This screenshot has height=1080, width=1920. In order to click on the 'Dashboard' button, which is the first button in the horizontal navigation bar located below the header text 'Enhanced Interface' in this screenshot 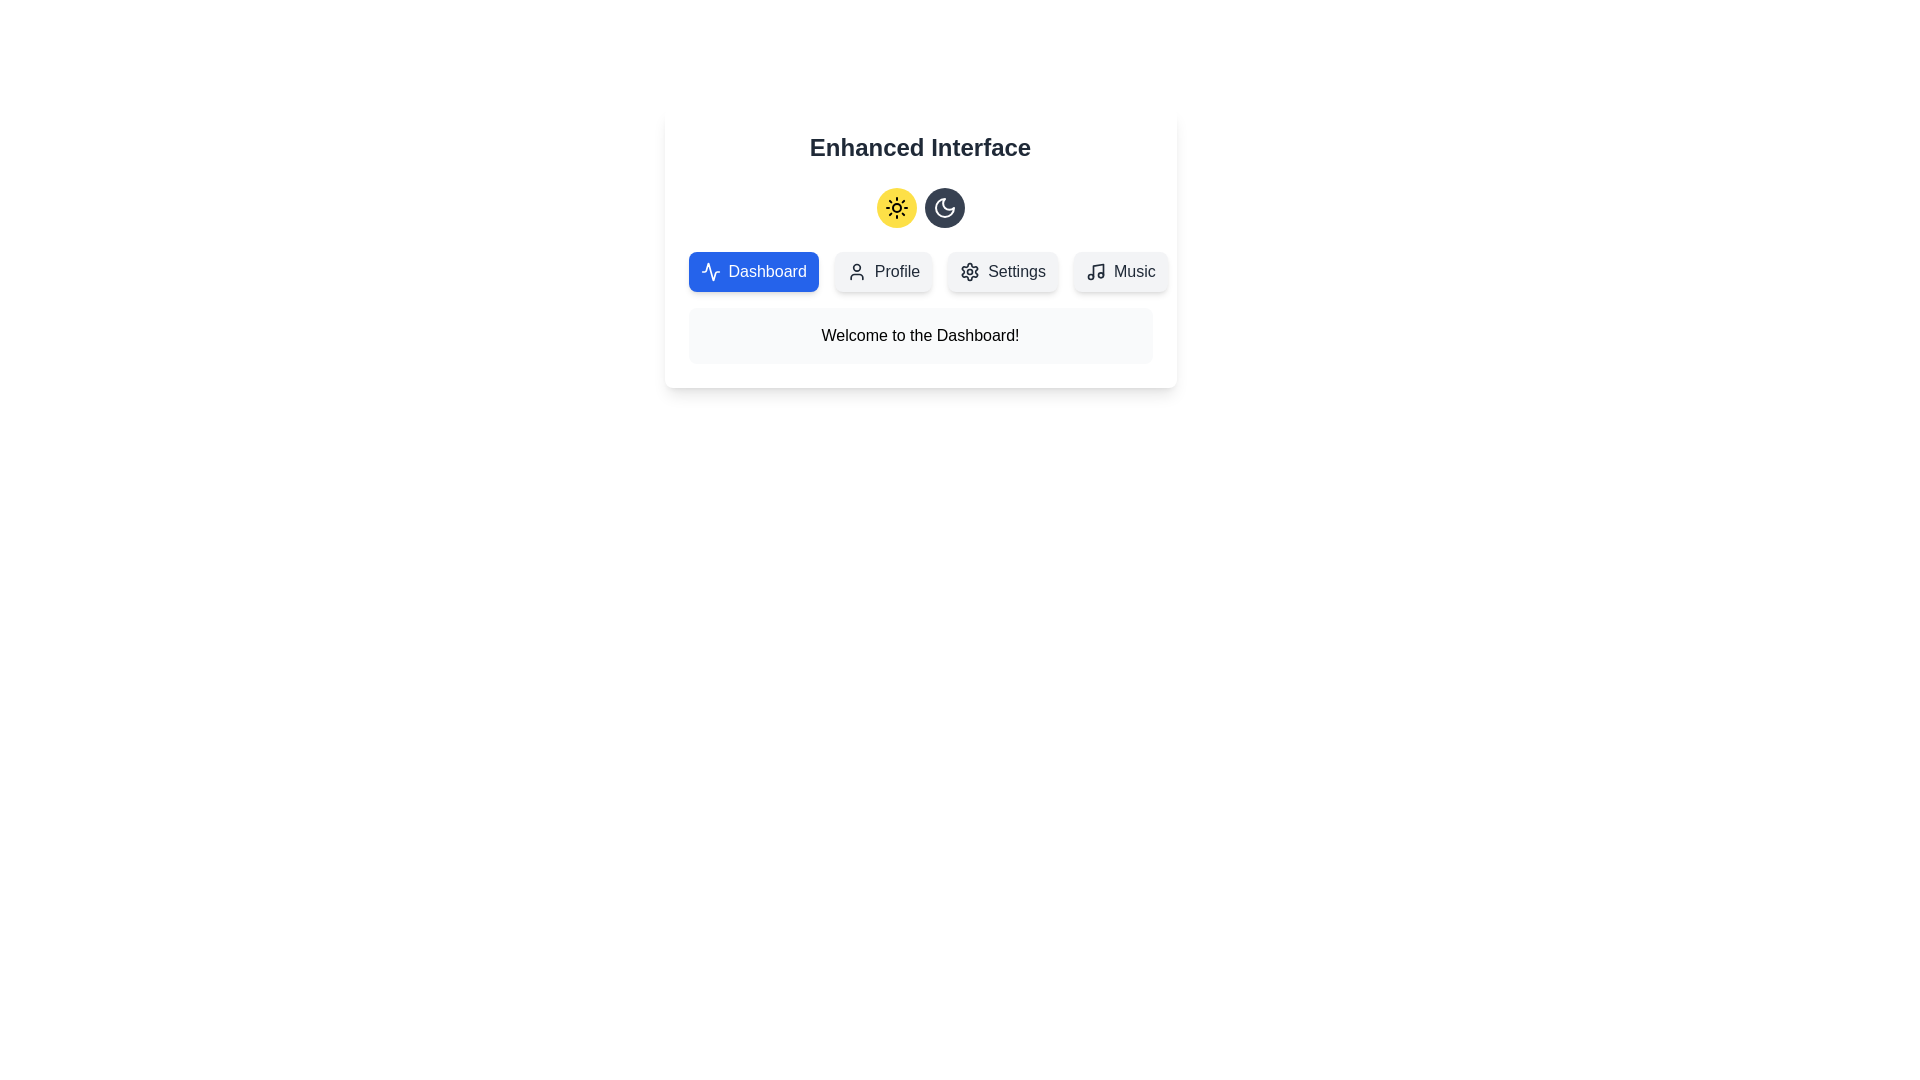, I will do `click(710, 272)`.